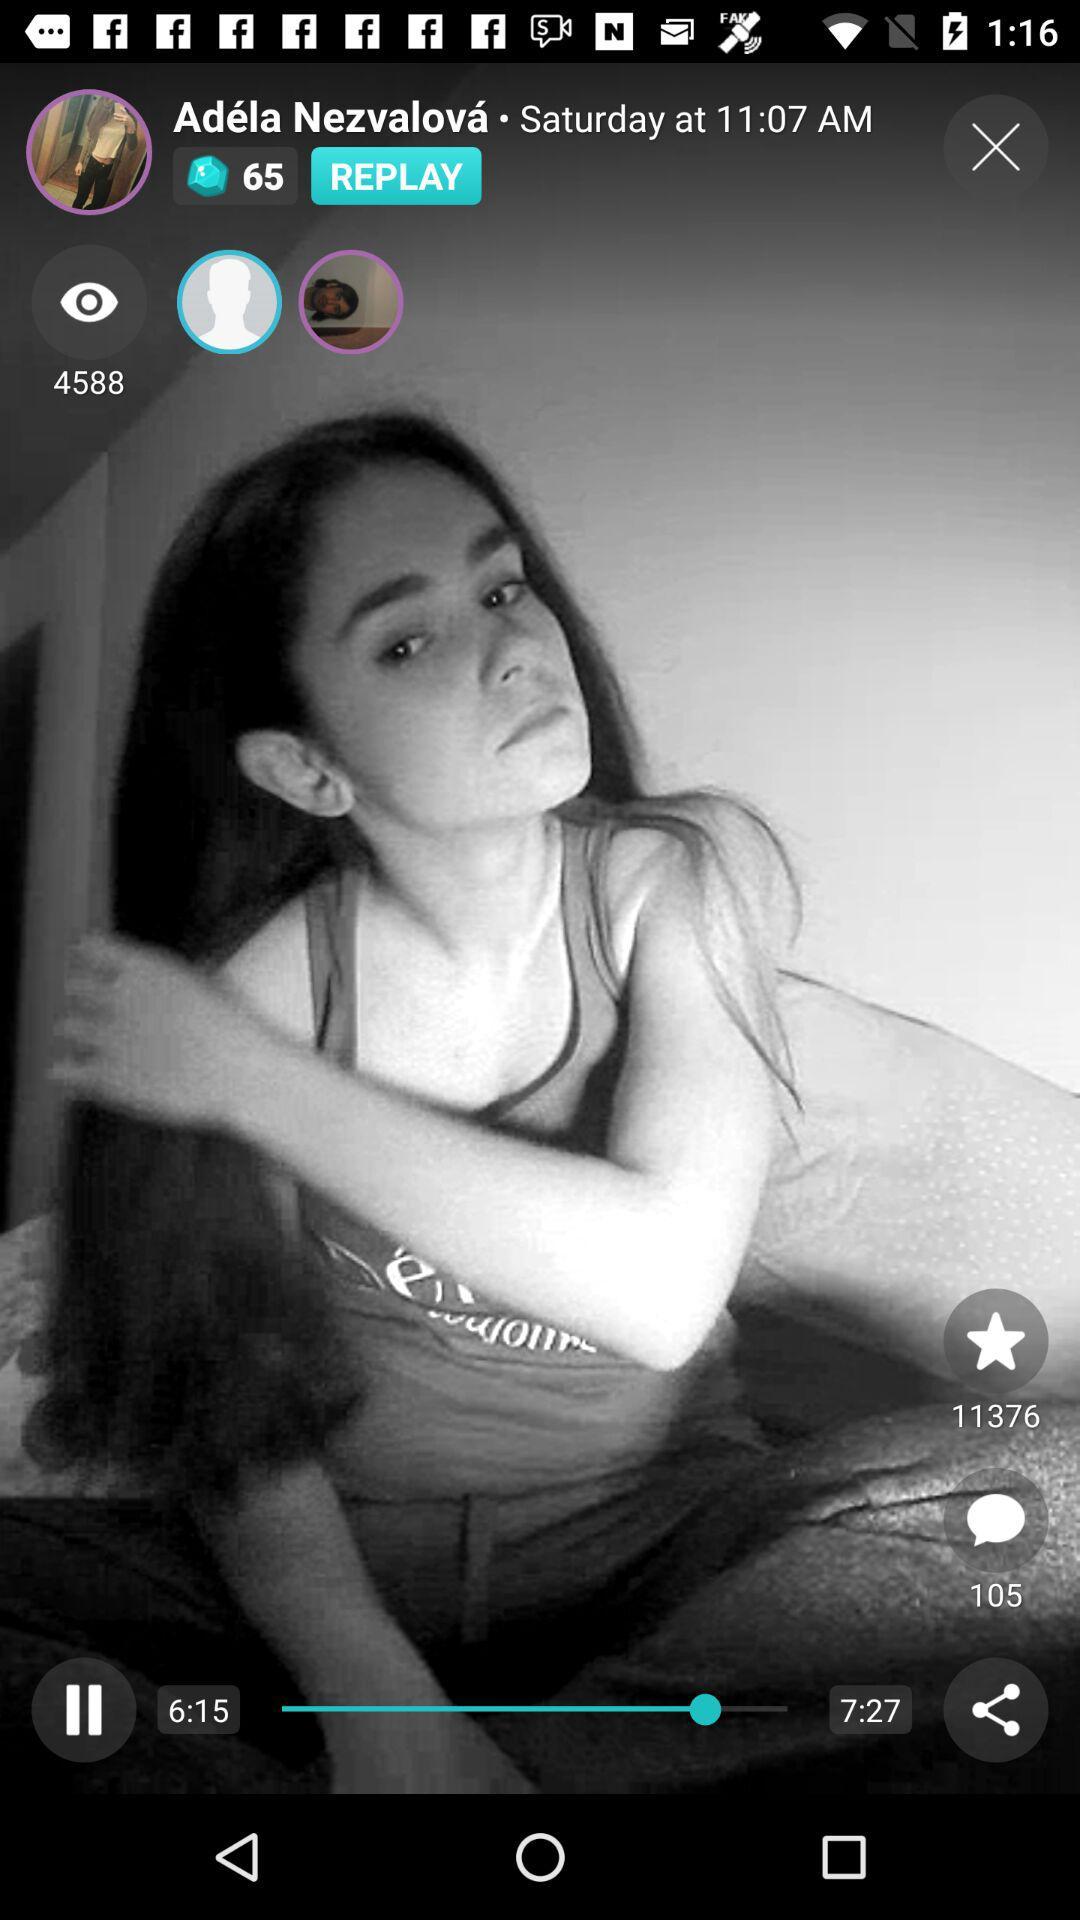 This screenshot has width=1080, height=1920. Describe the element at coordinates (995, 146) in the screenshot. I see `video` at that location.